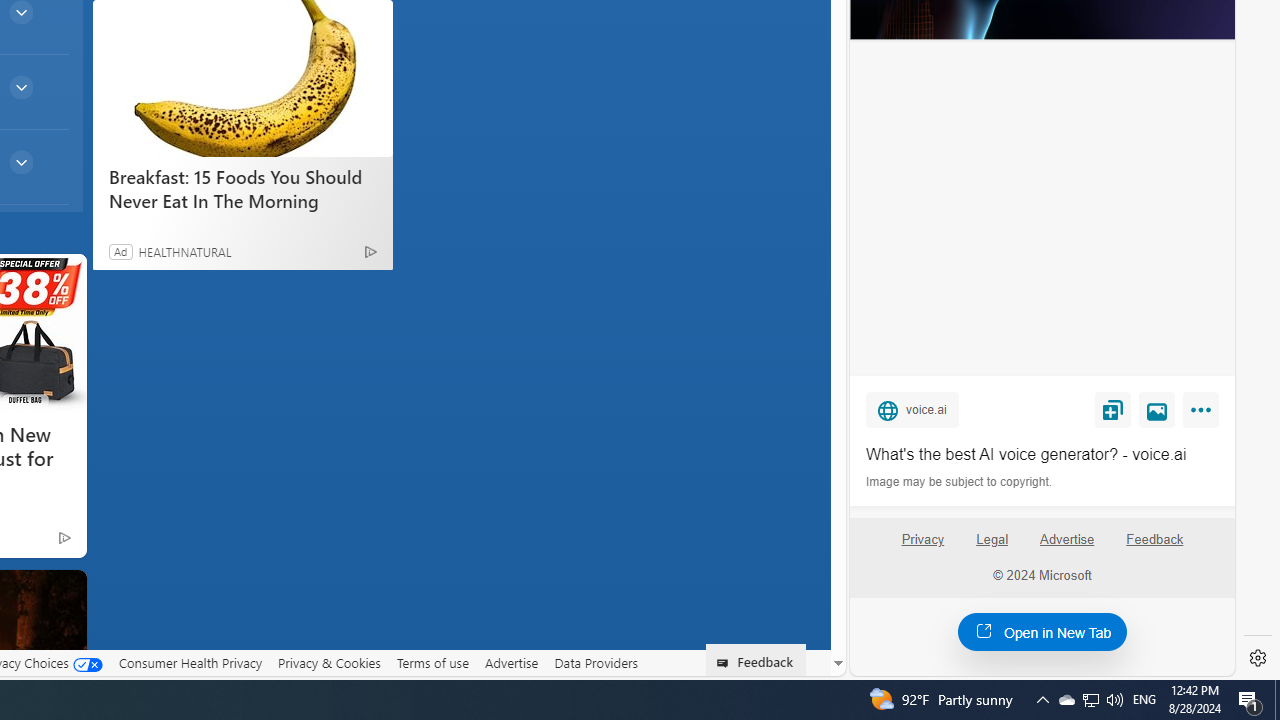 This screenshot has height=720, width=1280. I want to click on 'Legal', so click(992, 547).